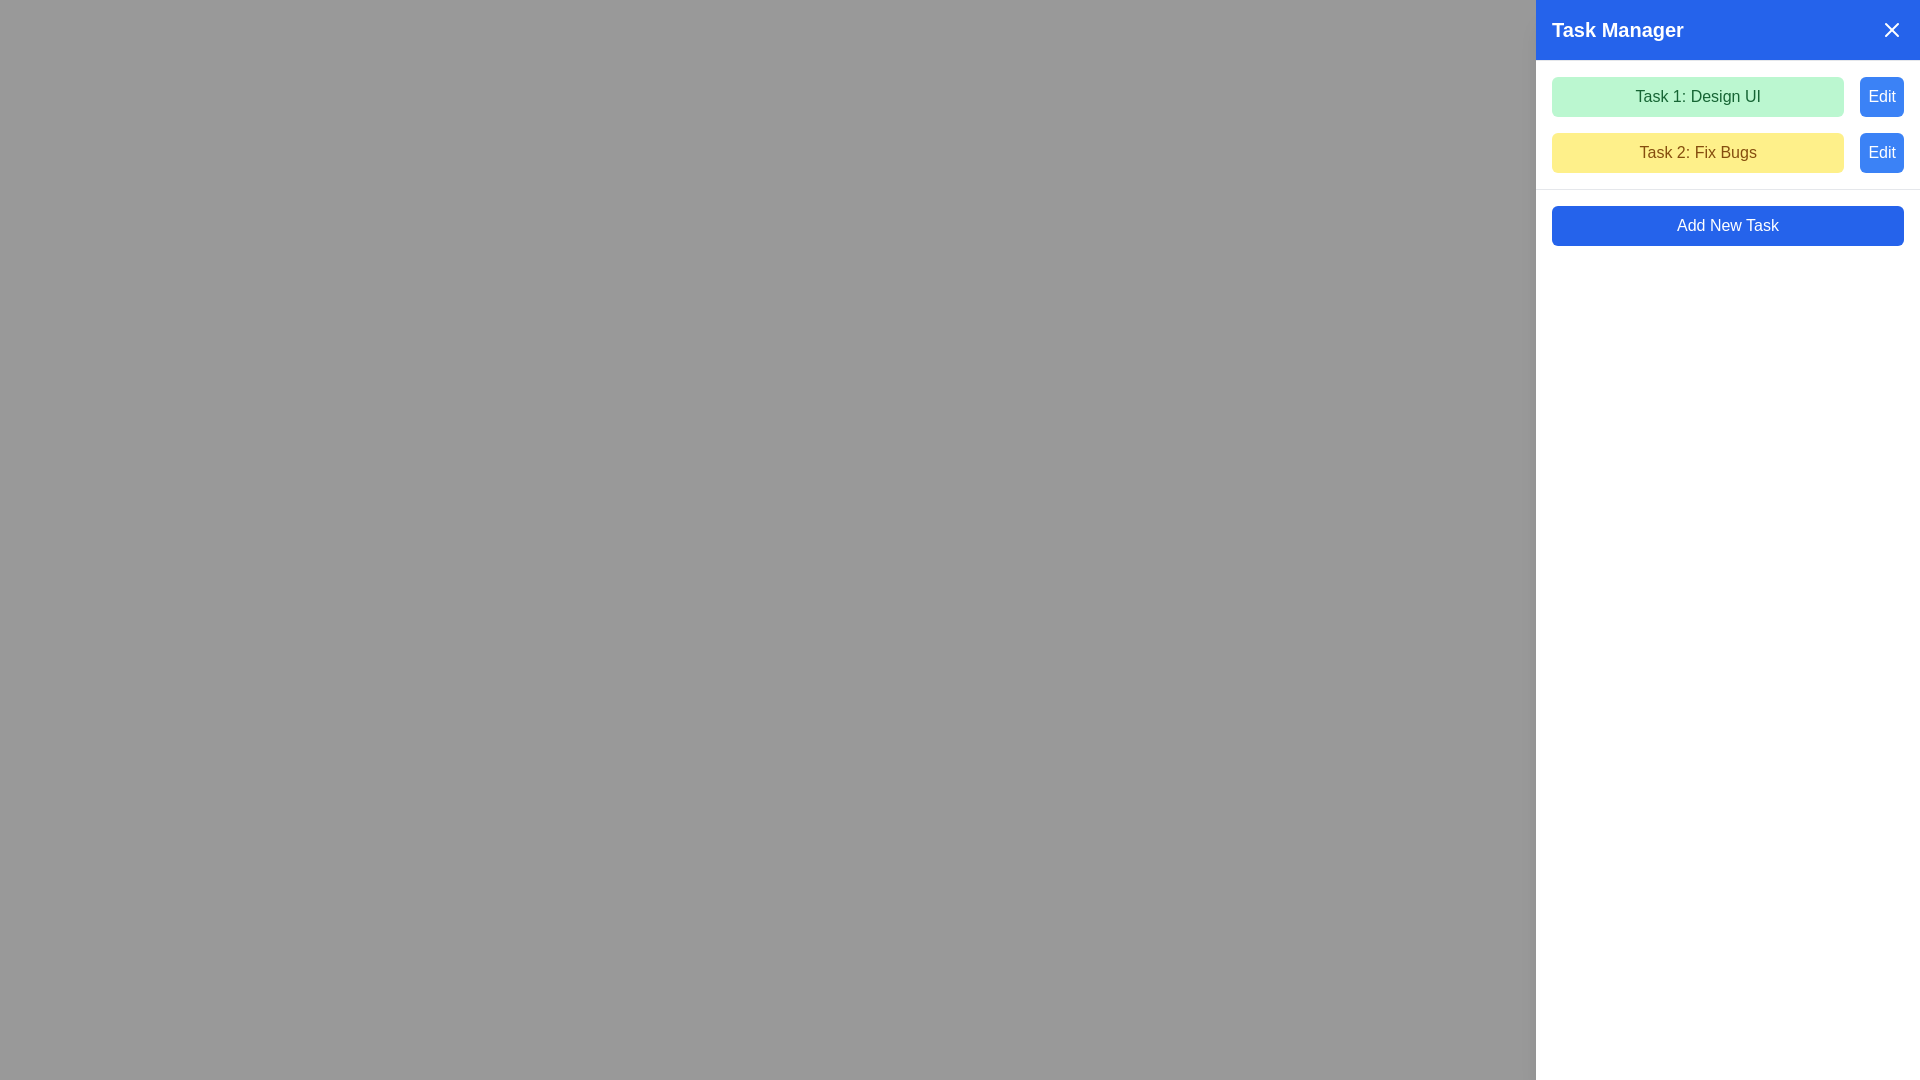 This screenshot has width=1920, height=1080. What do you see at coordinates (1727, 225) in the screenshot?
I see `the 'Create New Task' button located in the bottom section of the 'Task Manager' panel` at bounding box center [1727, 225].